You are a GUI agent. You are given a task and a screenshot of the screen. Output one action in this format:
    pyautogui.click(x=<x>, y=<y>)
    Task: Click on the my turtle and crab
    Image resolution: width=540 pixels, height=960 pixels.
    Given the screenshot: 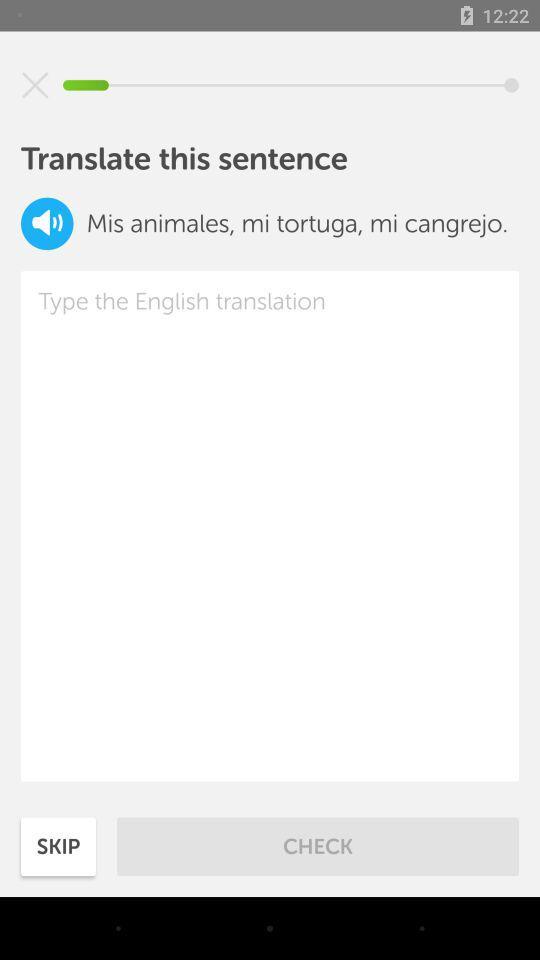 What is the action you would take?
    pyautogui.click(x=35, y=85)
    